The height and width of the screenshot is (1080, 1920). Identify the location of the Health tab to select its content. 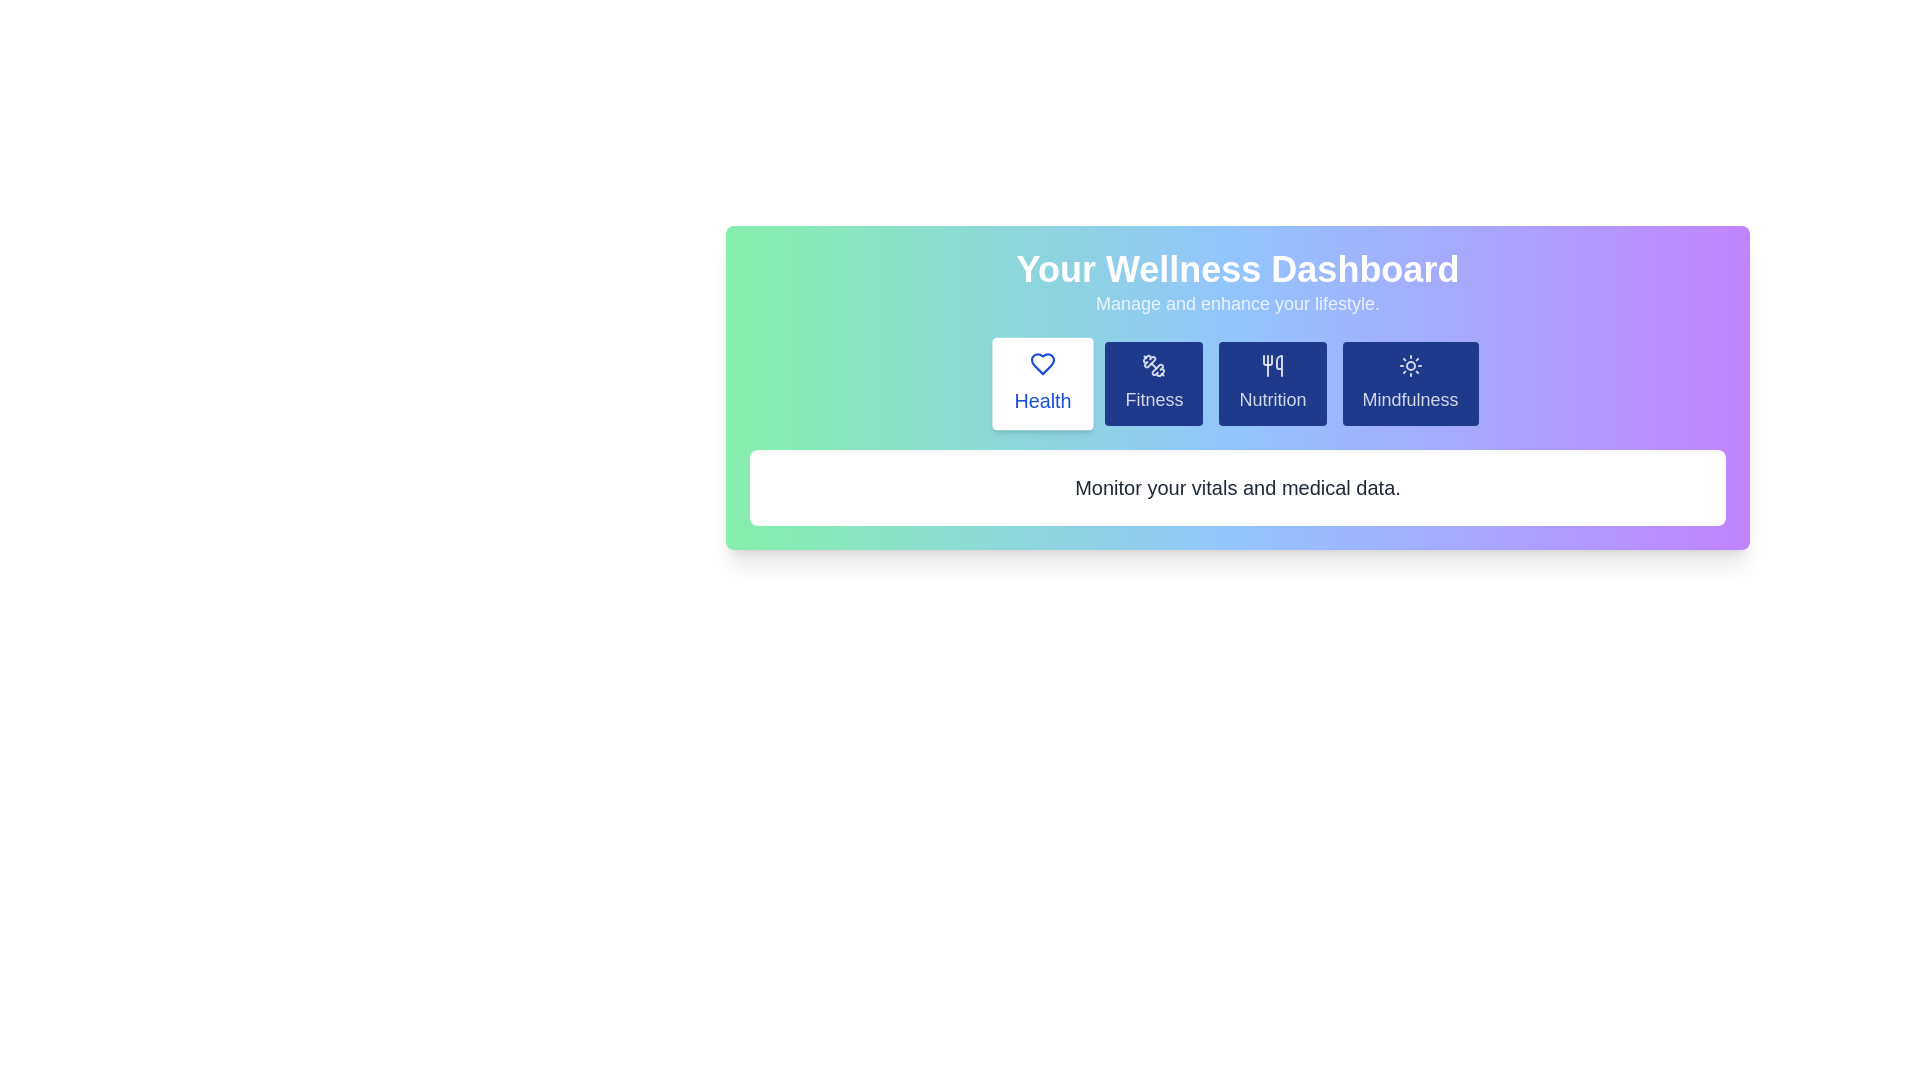
(1042, 384).